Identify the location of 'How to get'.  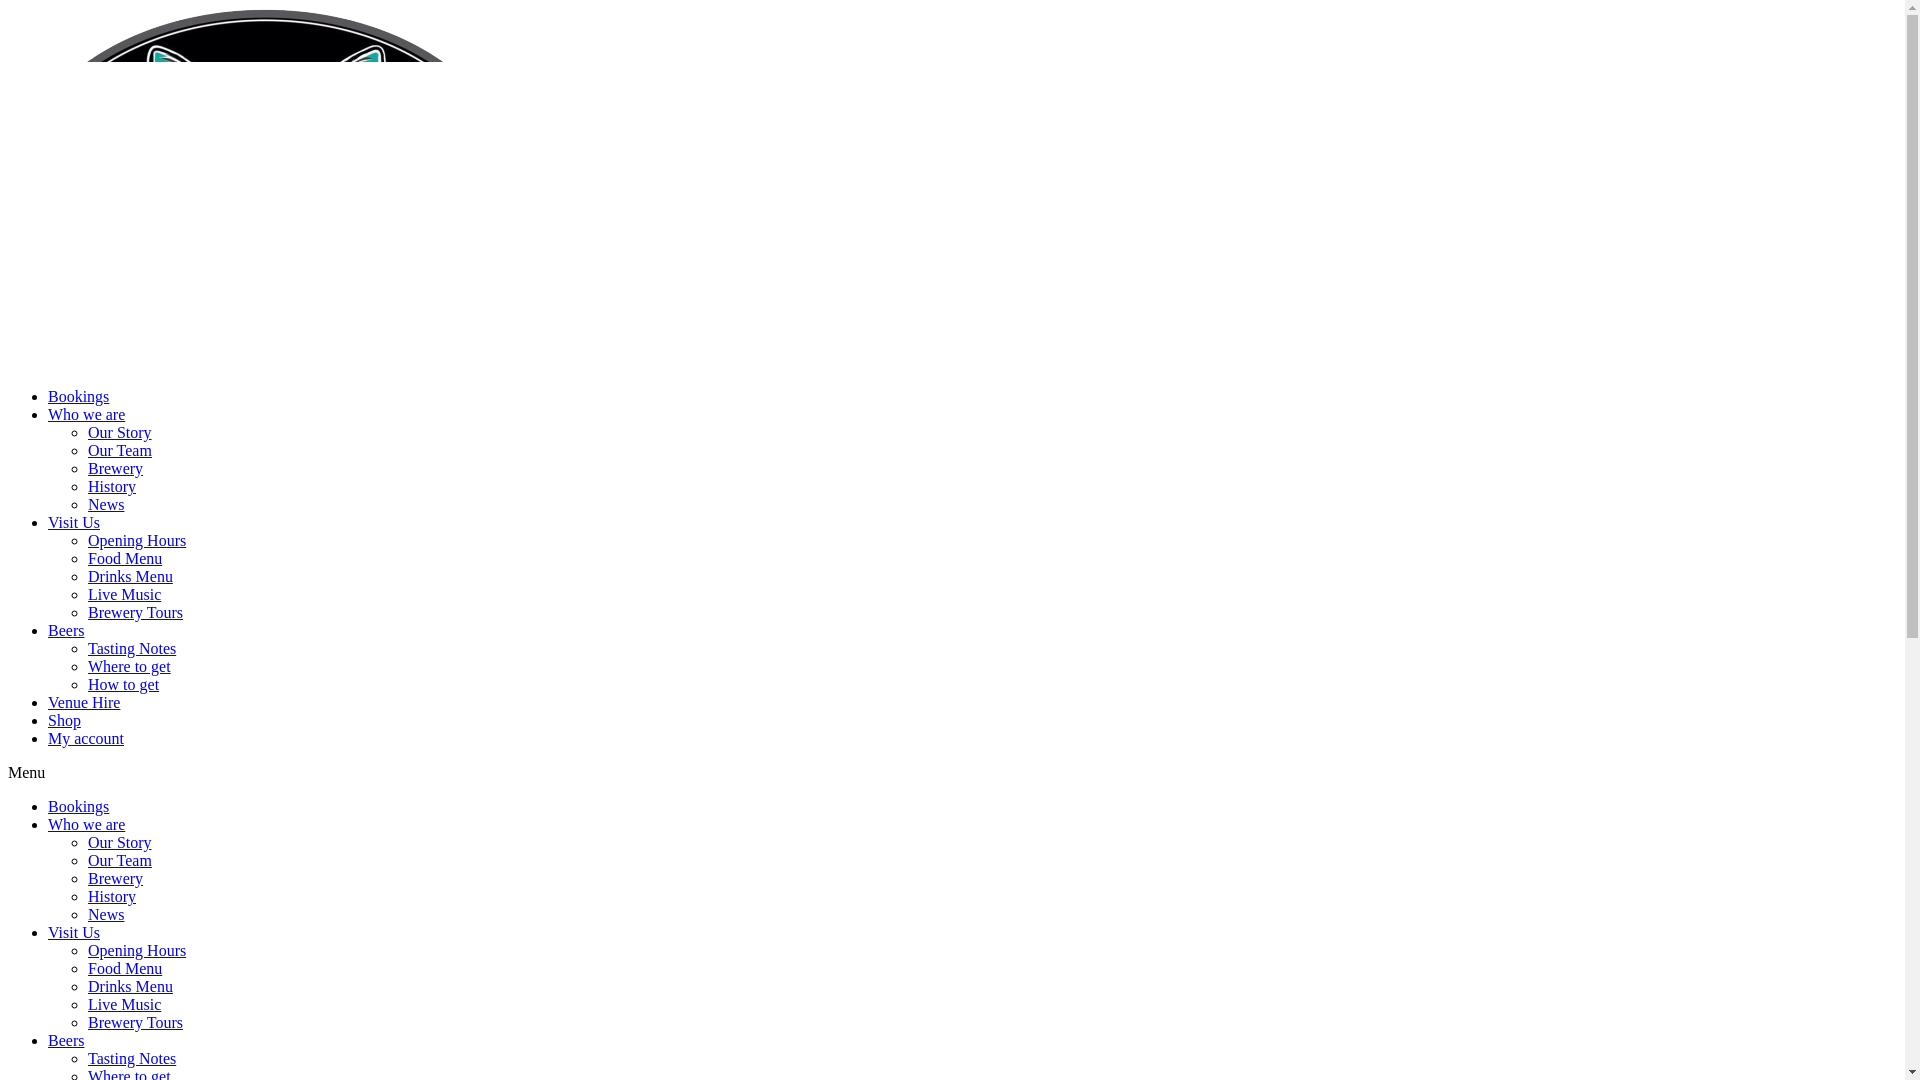
(122, 683).